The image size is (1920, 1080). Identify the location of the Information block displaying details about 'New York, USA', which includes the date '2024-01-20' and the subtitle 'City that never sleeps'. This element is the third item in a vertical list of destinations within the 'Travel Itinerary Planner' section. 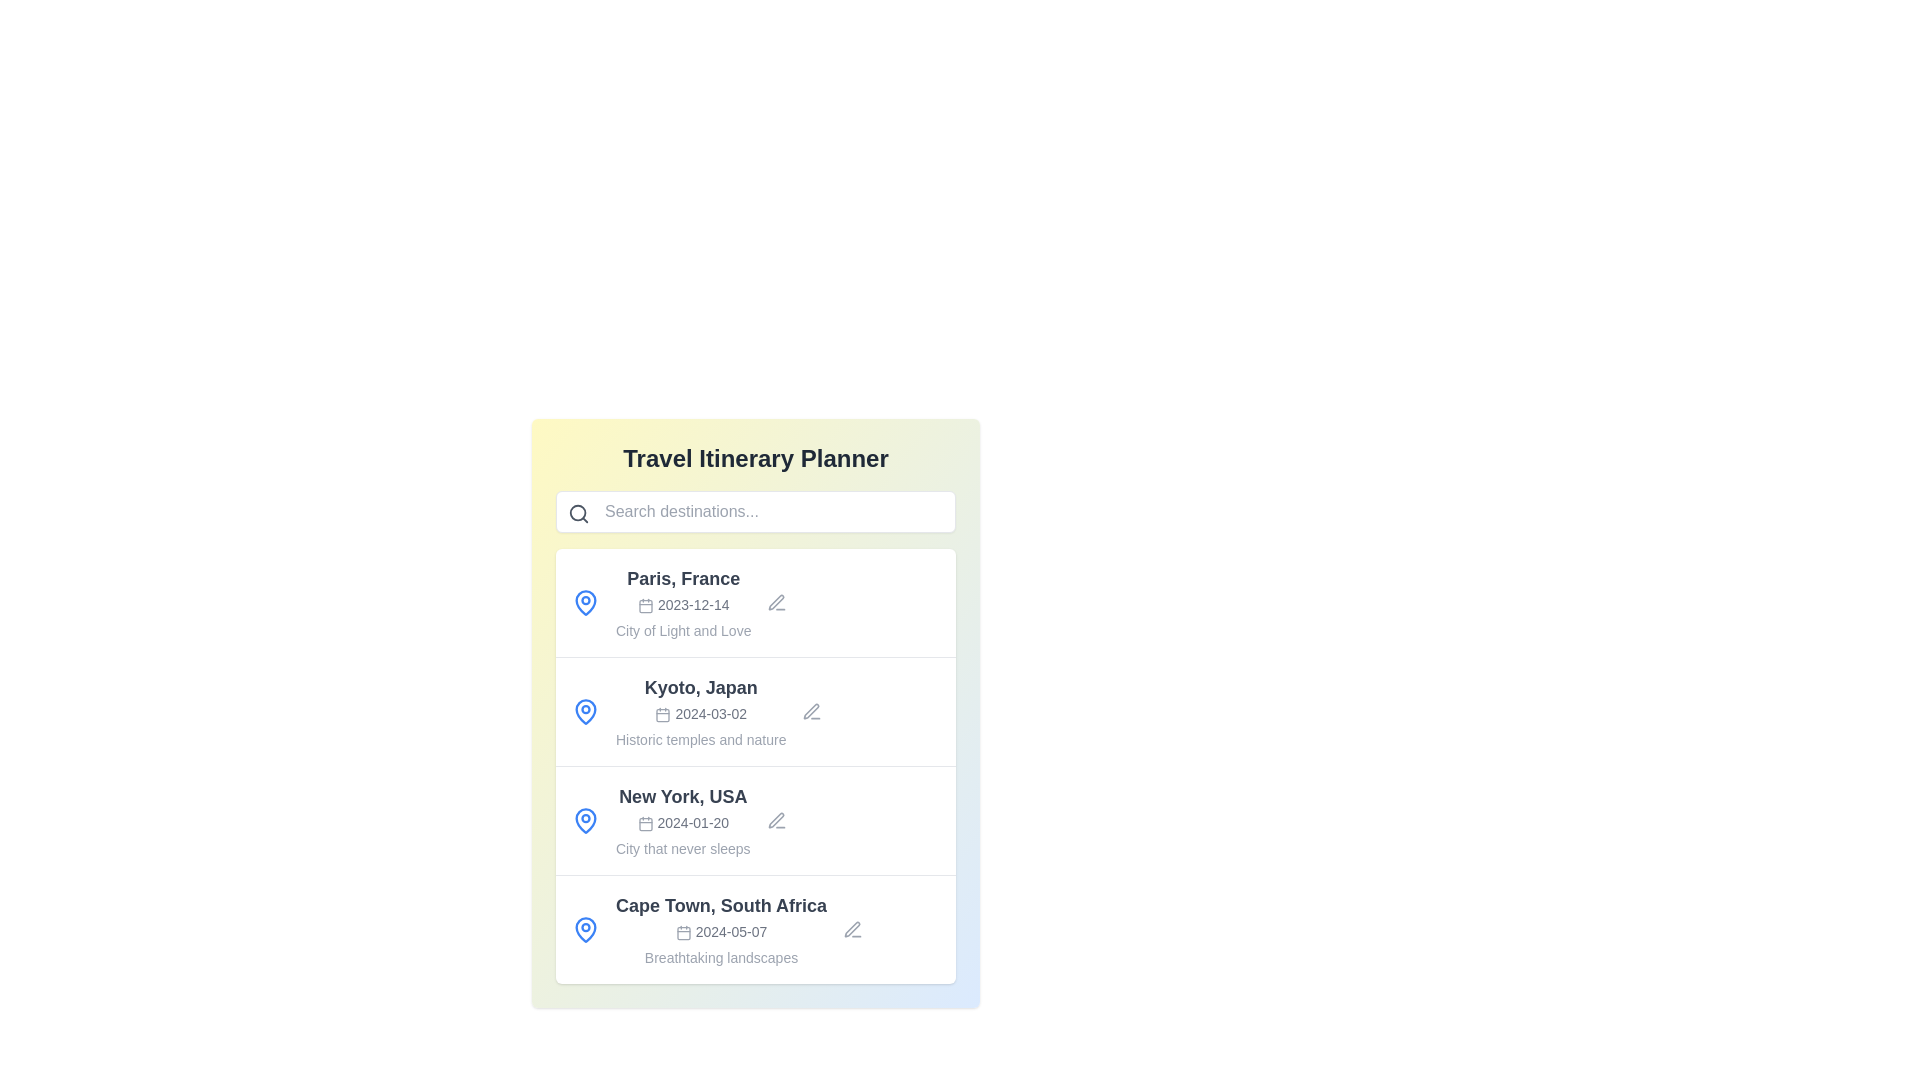
(683, 821).